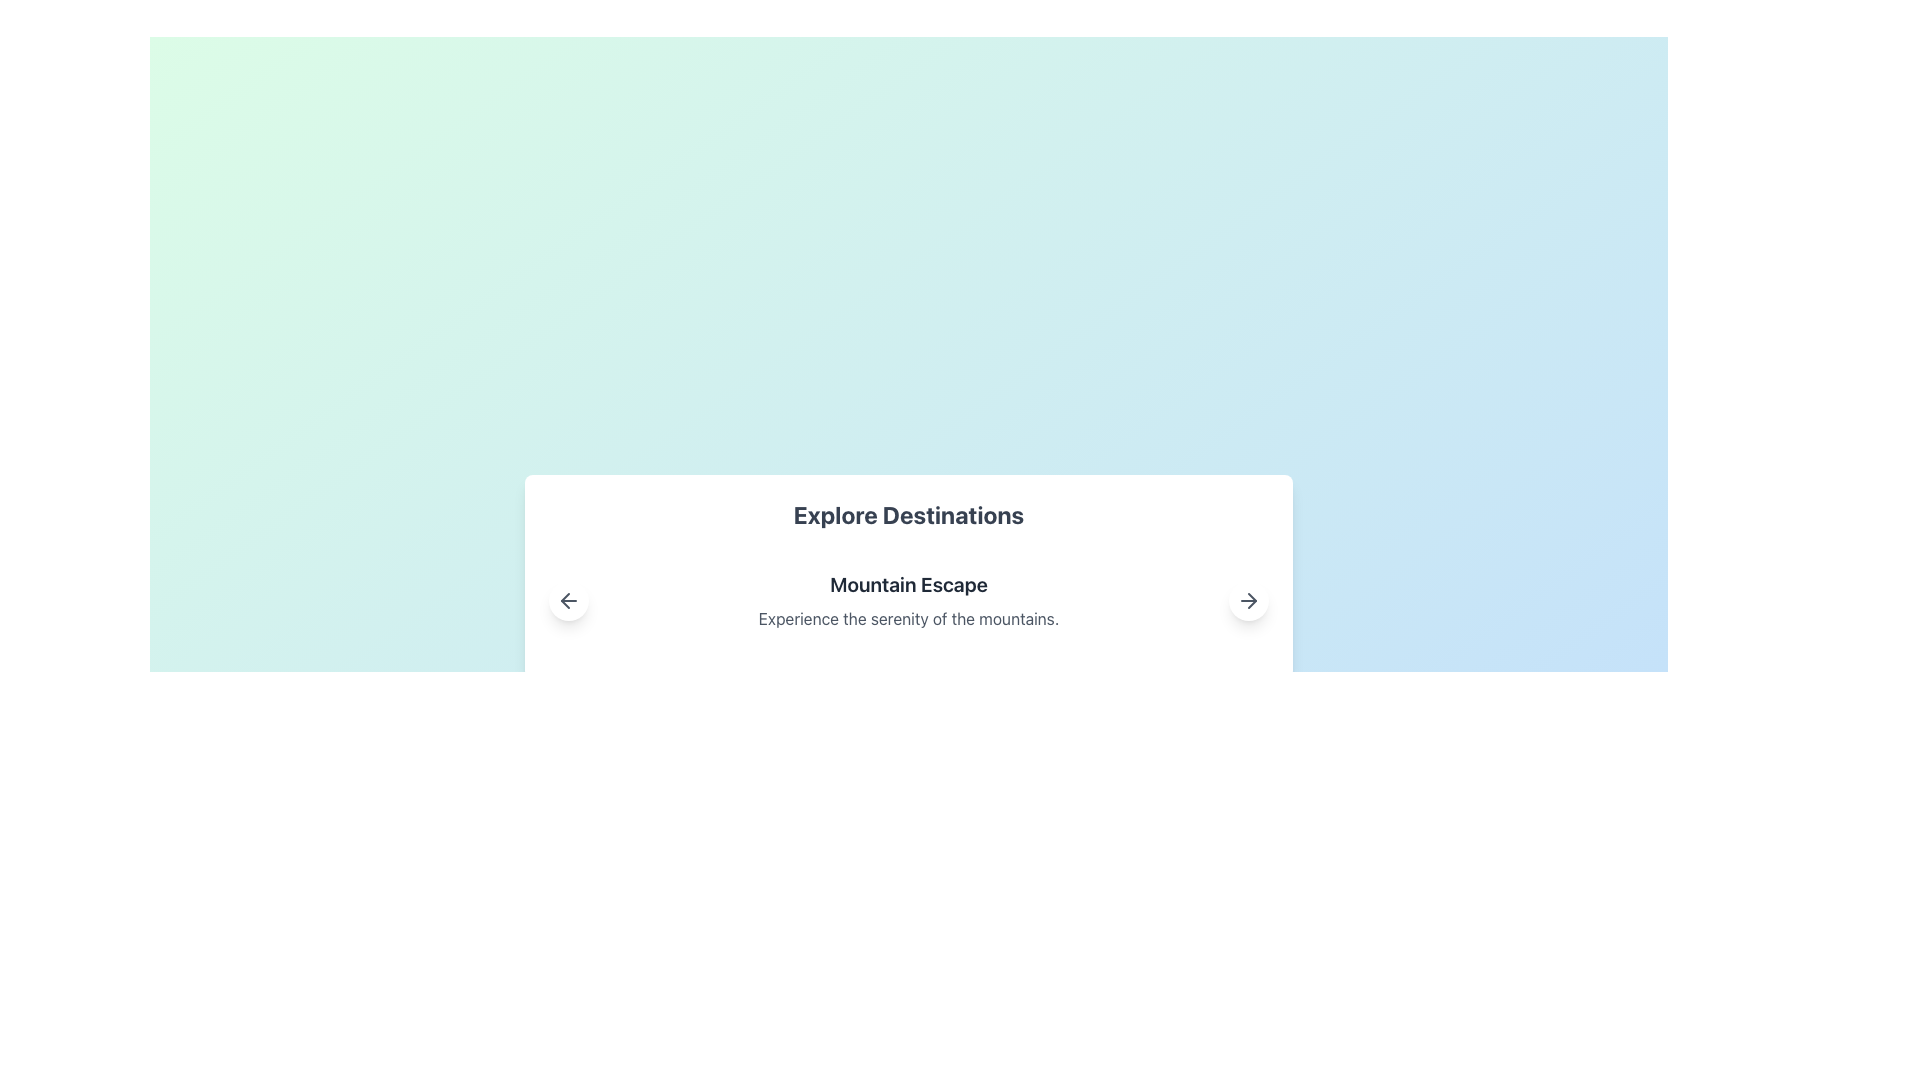 The image size is (1920, 1080). What do you see at coordinates (1247, 600) in the screenshot?
I see `the arrow icon located at the center of the circular button on the far-right side of the white rectangular panel for the 'Mountain Escape' section` at bounding box center [1247, 600].